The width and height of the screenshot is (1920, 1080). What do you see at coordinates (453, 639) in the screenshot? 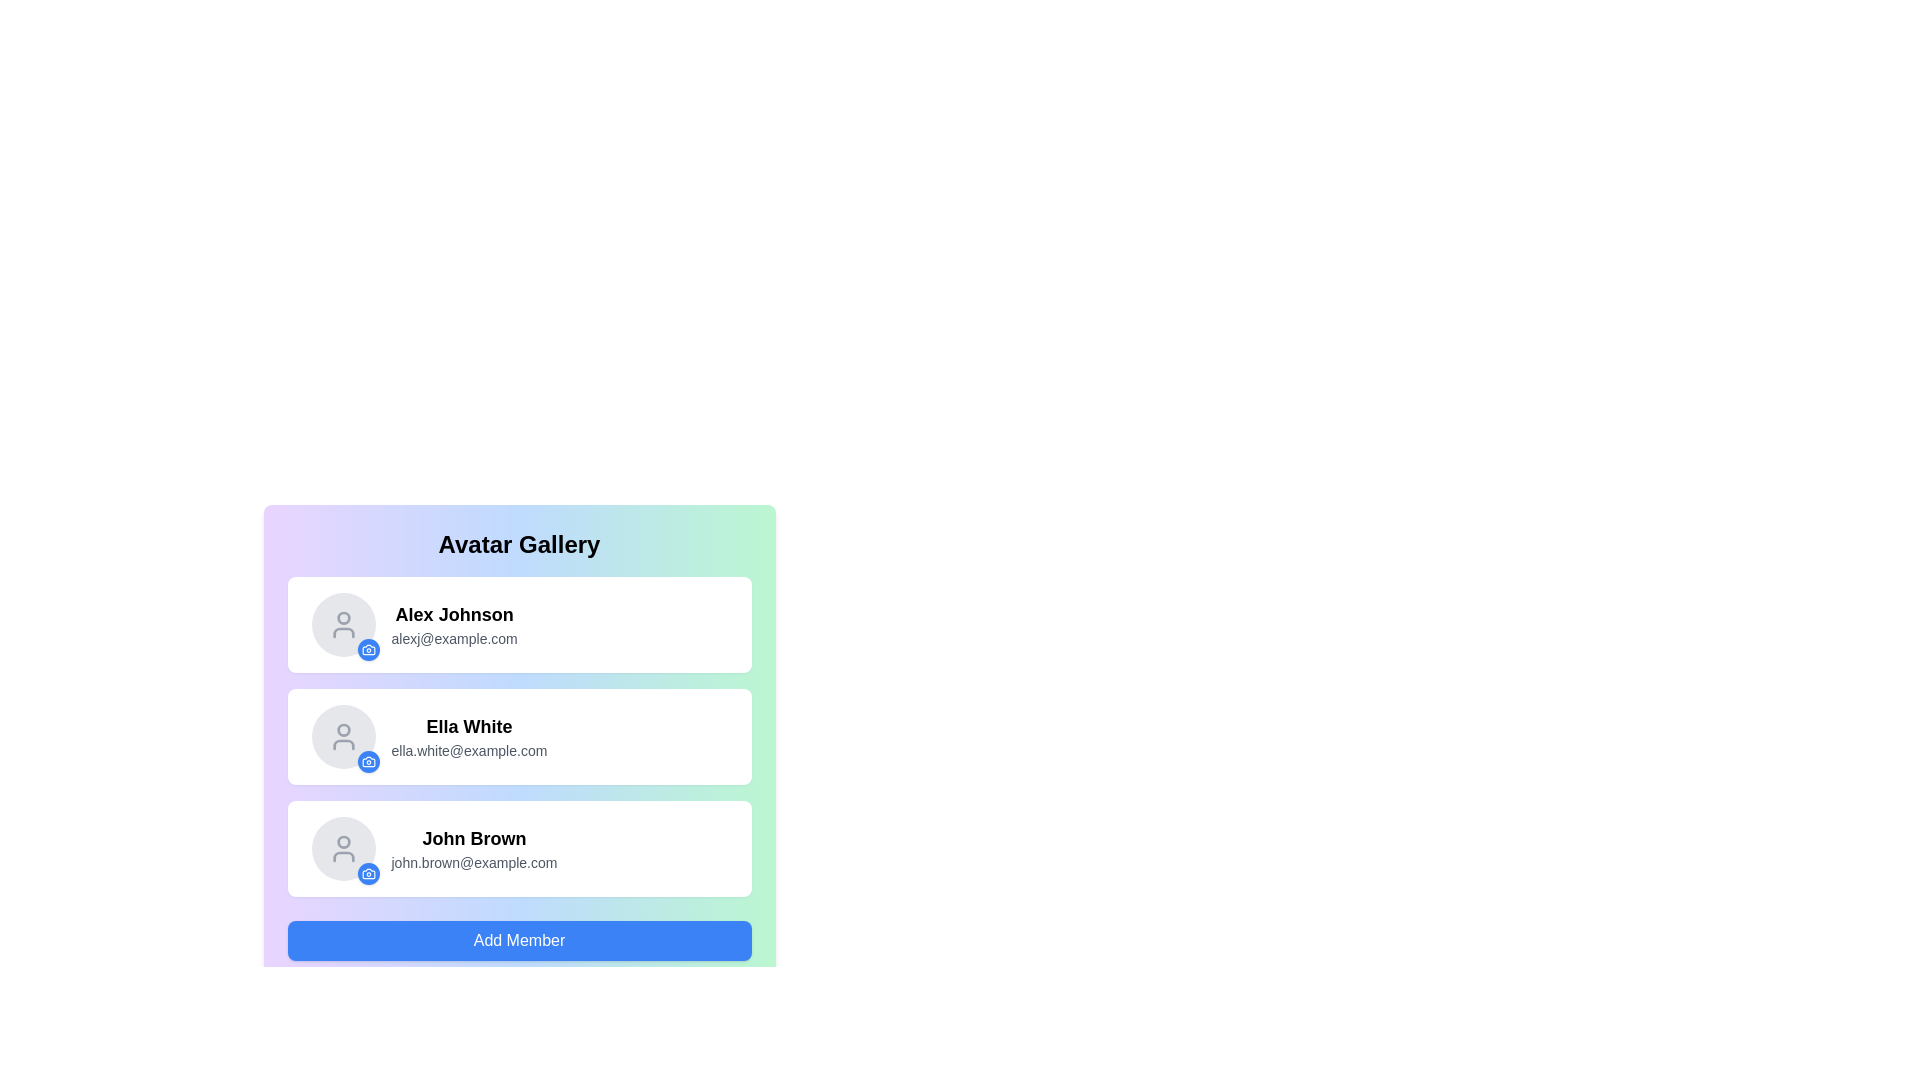
I see `the email address text label displaying 'Alex Johnson' located in the second line of the first user information card` at bounding box center [453, 639].